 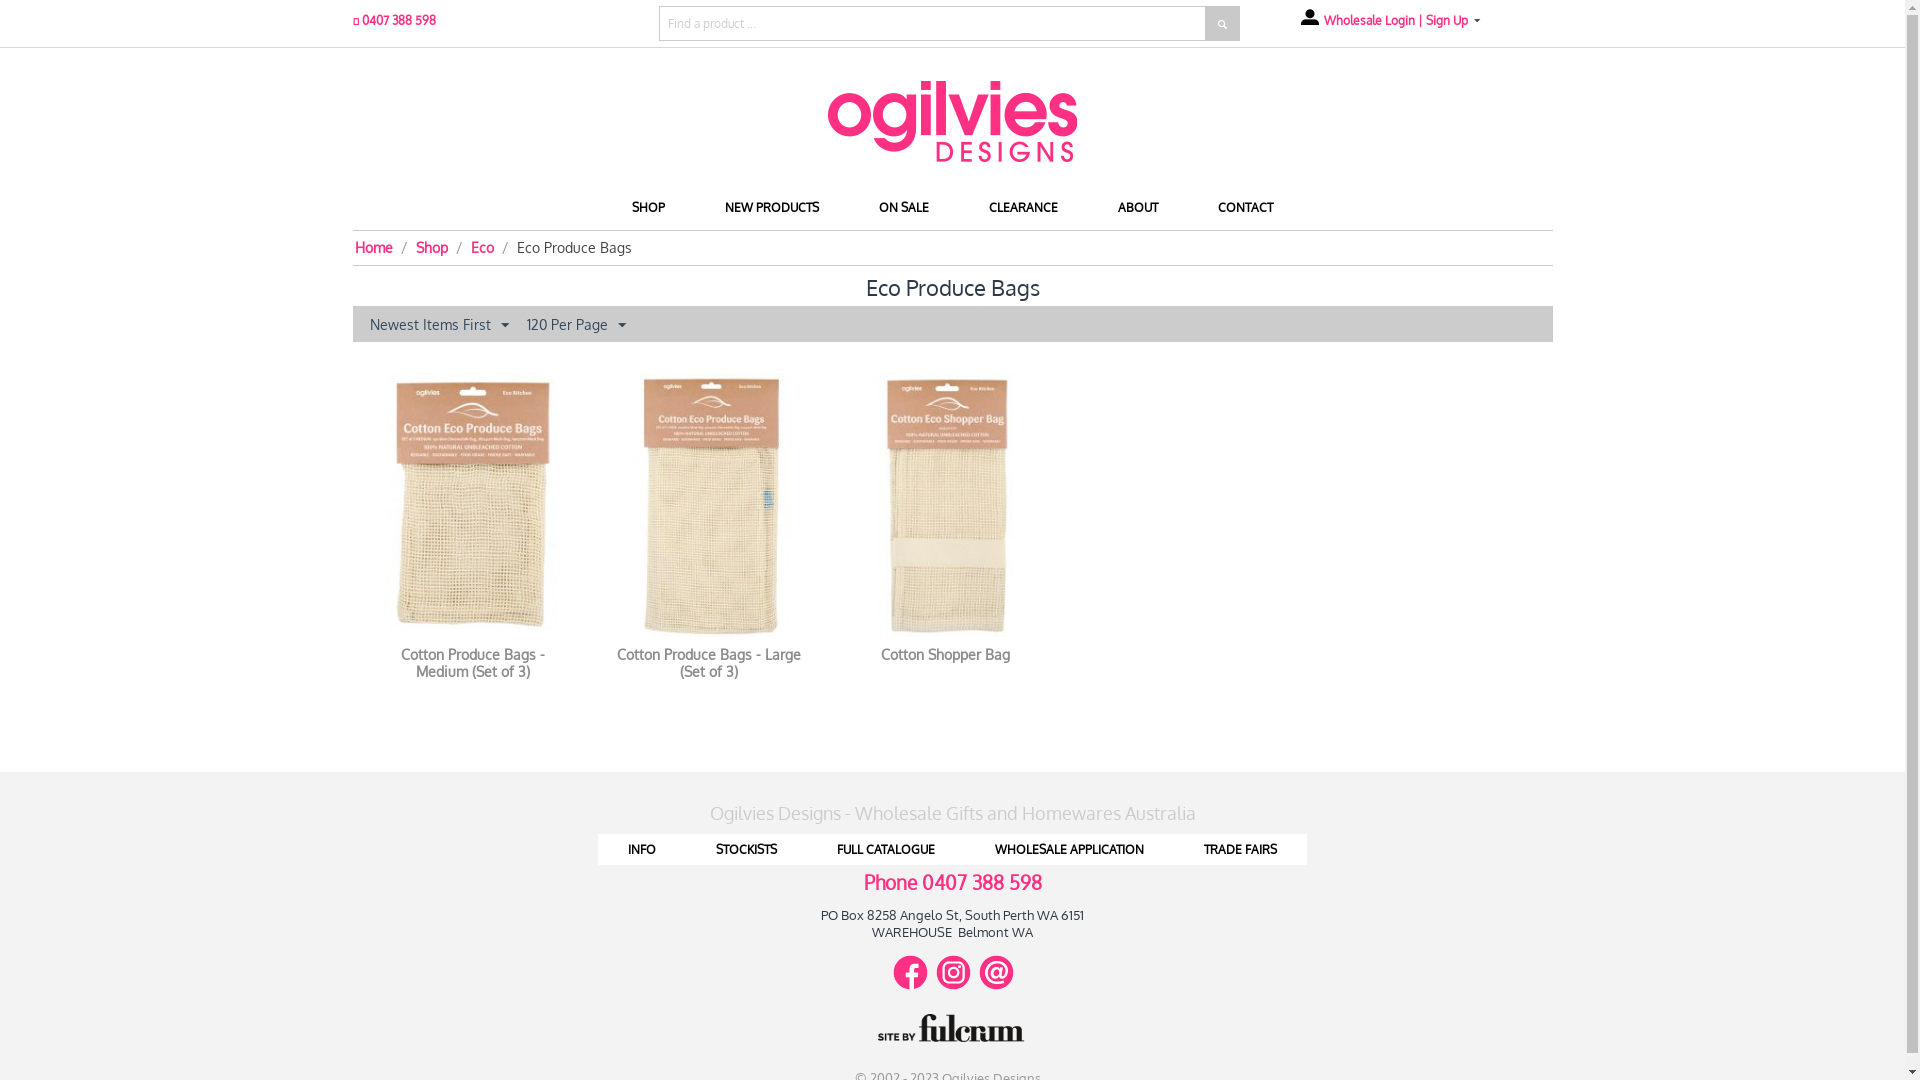 I want to click on 'Eco', so click(x=481, y=246).